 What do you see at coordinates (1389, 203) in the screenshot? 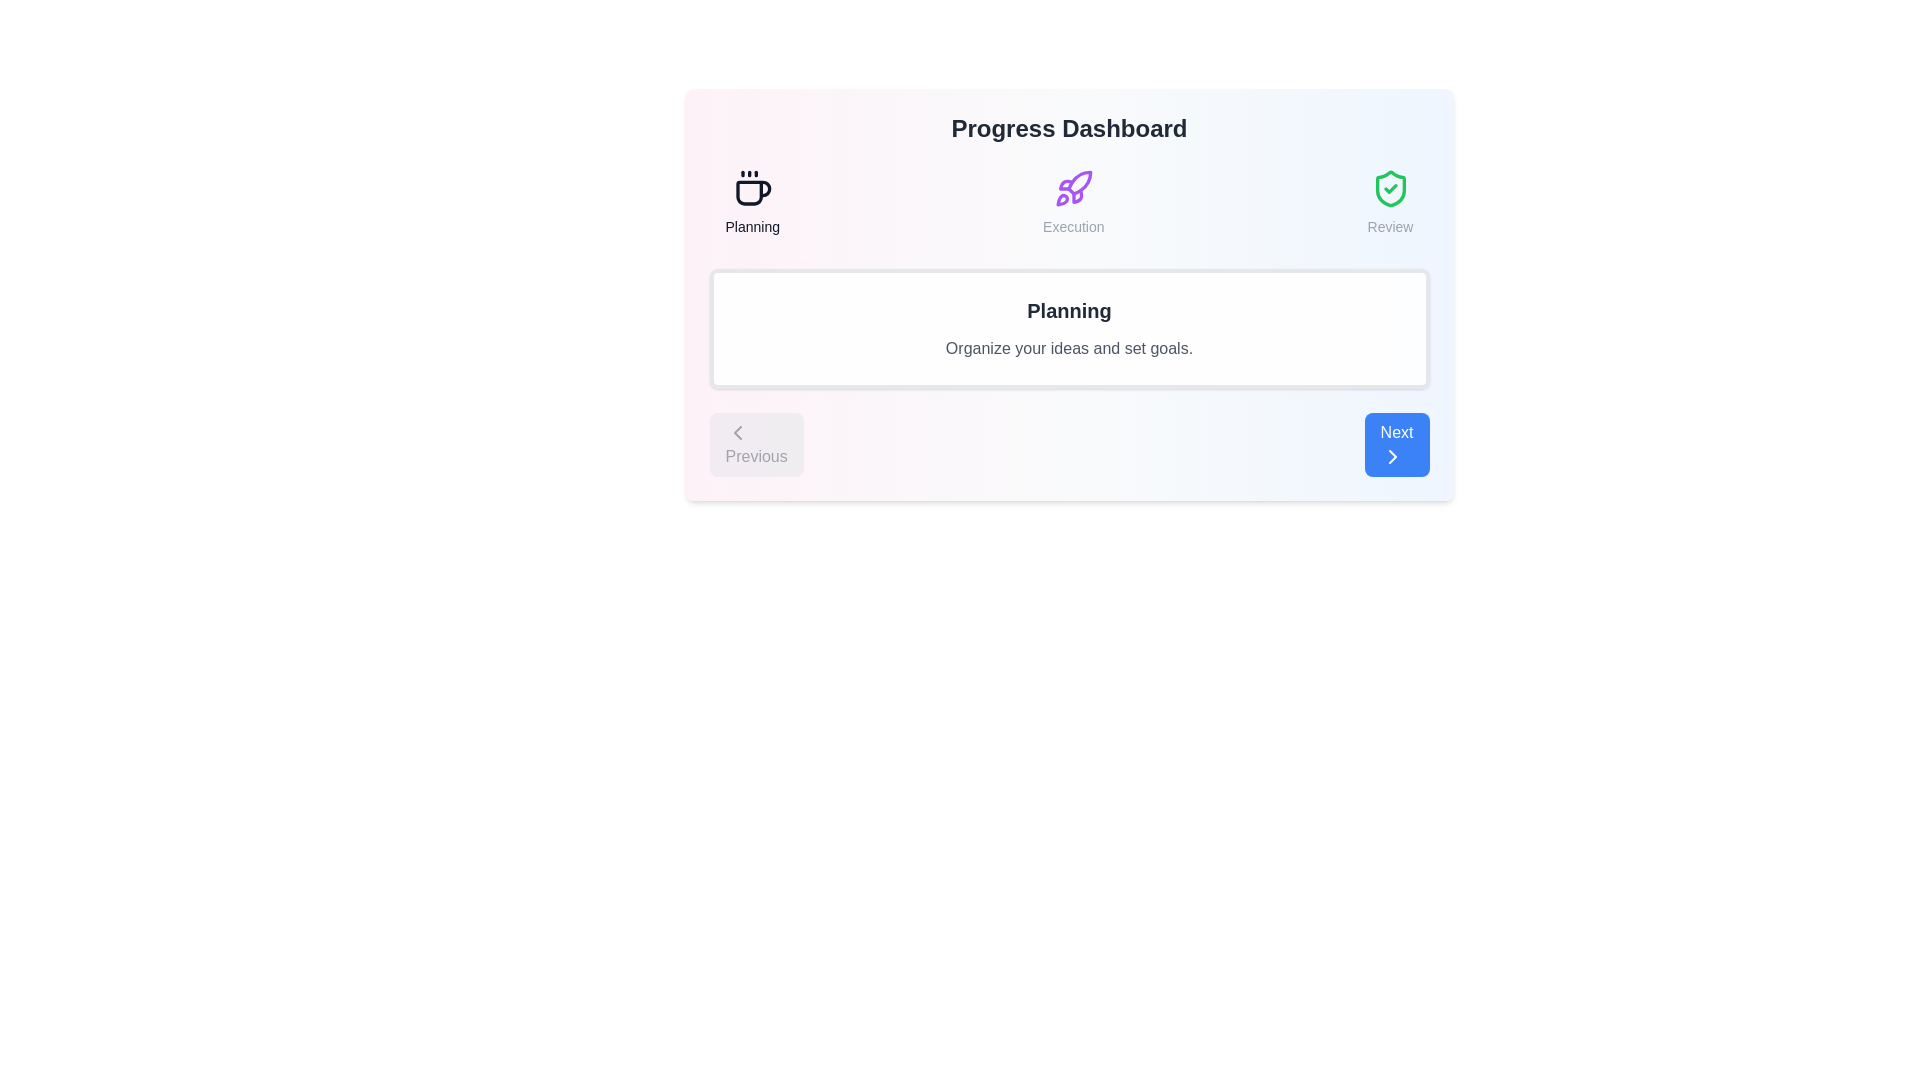
I see `the stage icon to view its details. Specify the stage as Review` at bounding box center [1389, 203].